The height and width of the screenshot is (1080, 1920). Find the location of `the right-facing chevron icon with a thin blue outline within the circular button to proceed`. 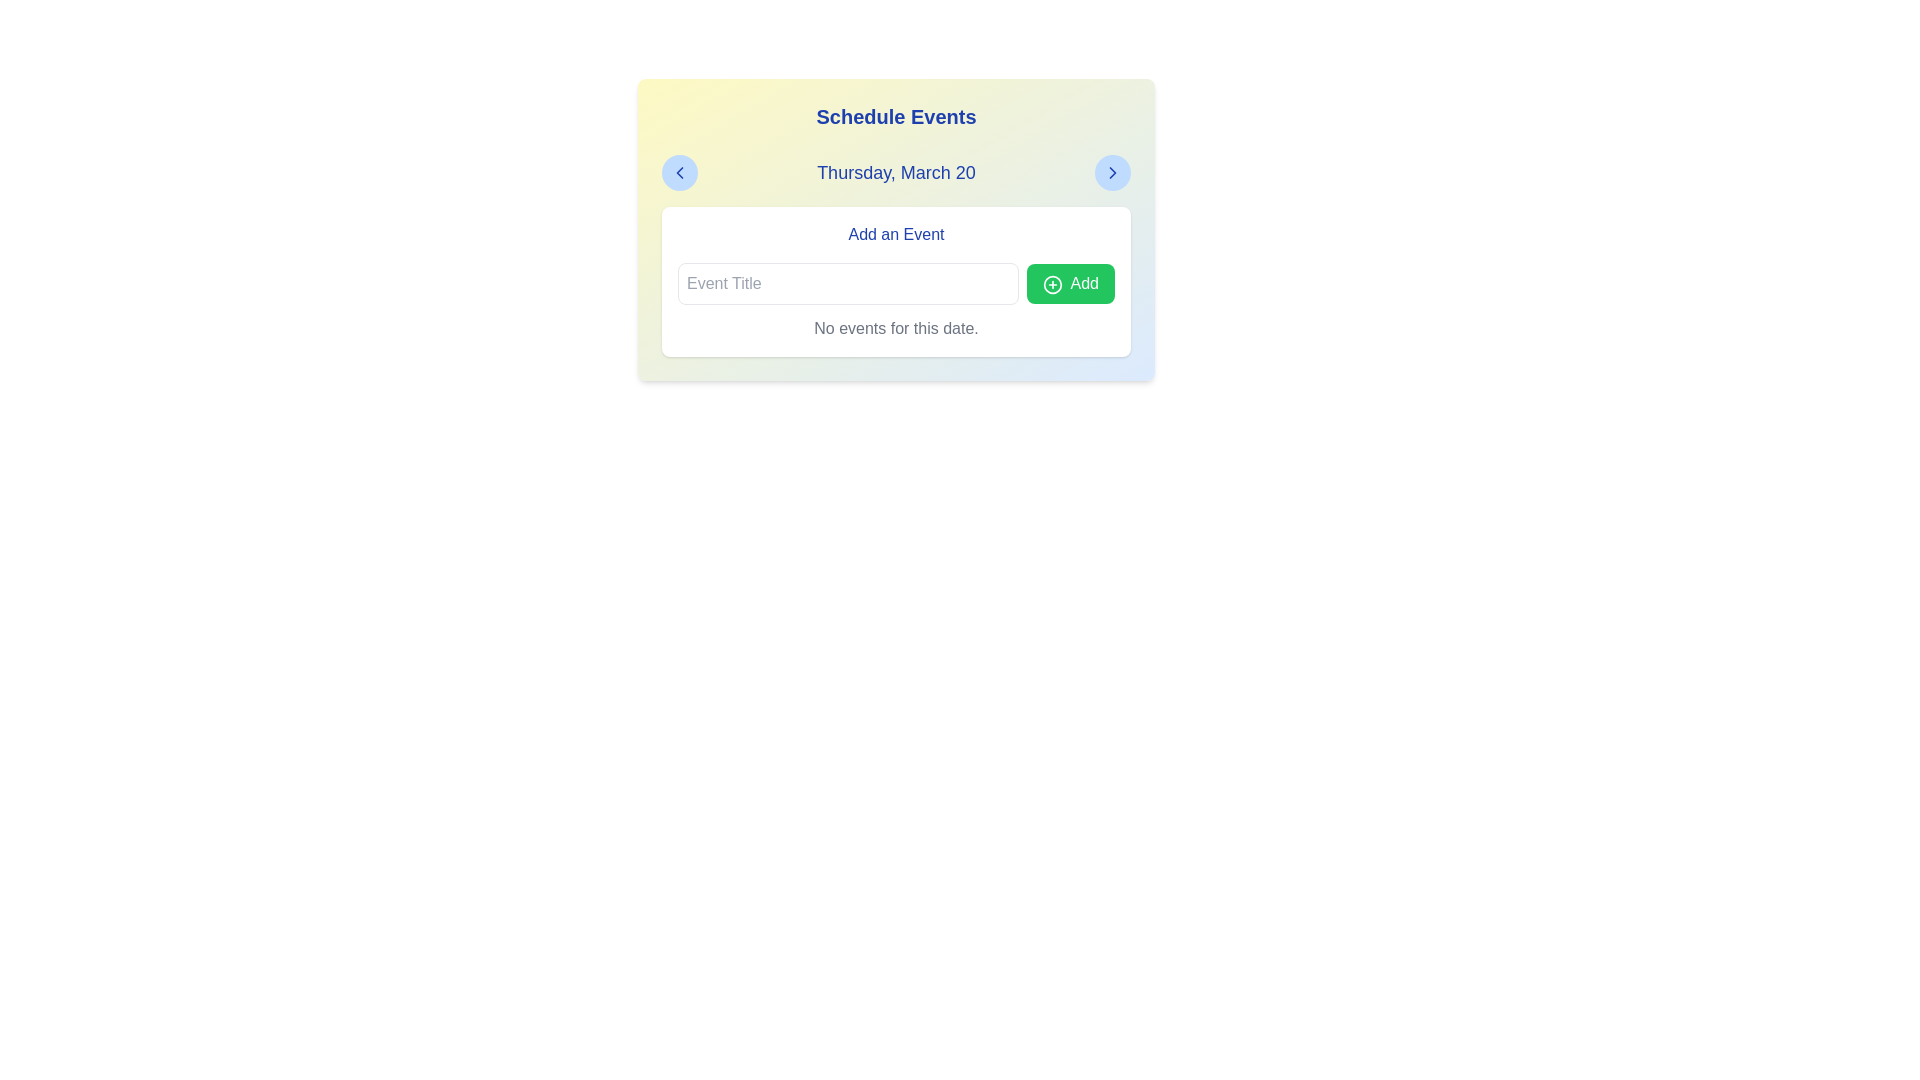

the right-facing chevron icon with a thin blue outline within the circular button to proceed is located at coordinates (1112, 172).